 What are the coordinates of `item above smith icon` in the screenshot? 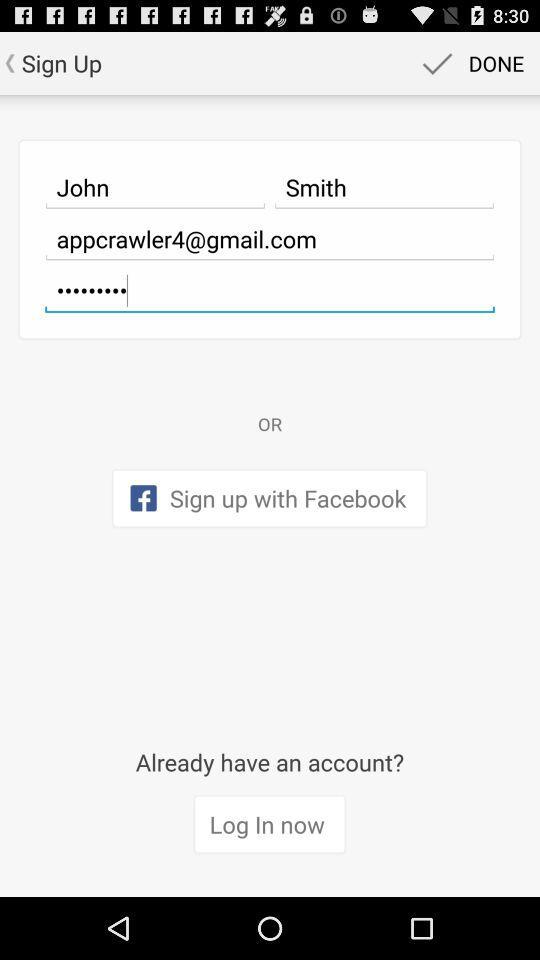 It's located at (470, 62).